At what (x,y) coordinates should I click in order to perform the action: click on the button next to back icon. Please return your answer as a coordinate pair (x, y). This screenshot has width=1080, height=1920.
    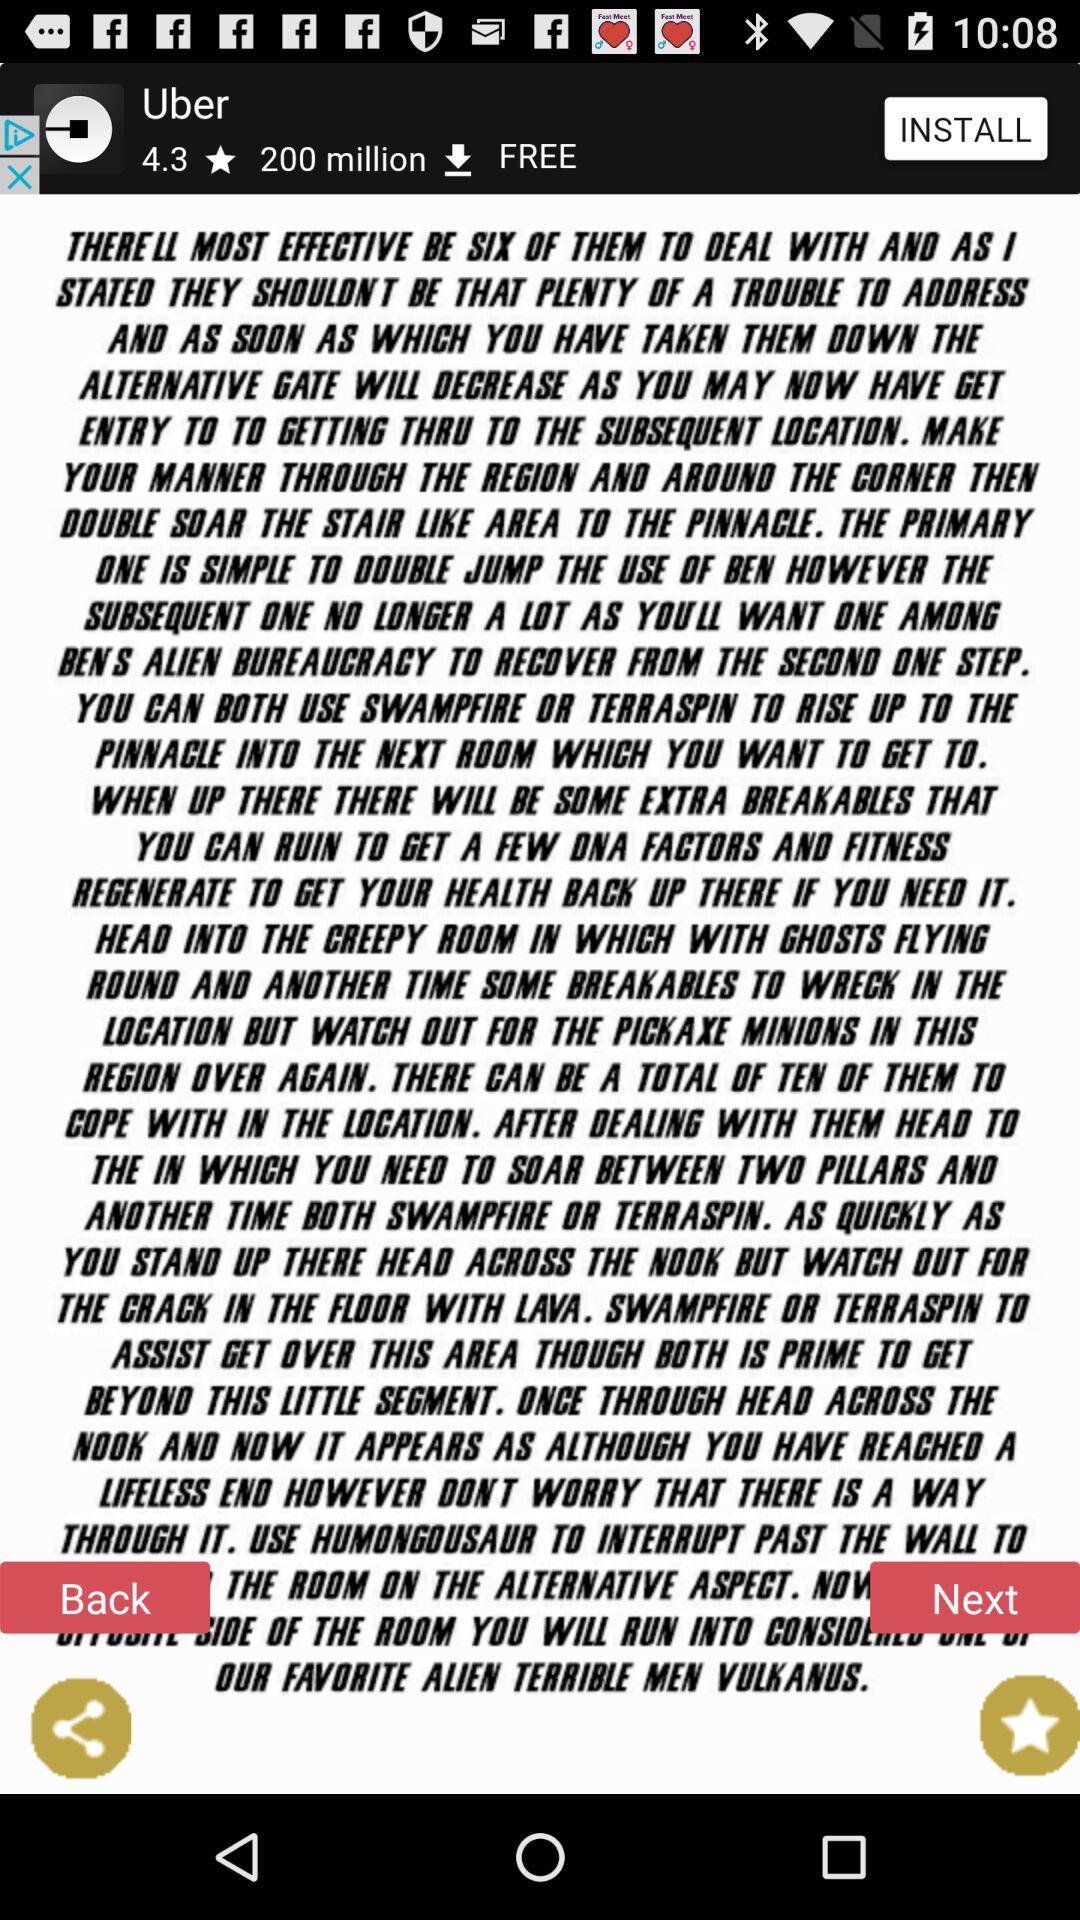
    Looking at the image, I should click on (974, 1596).